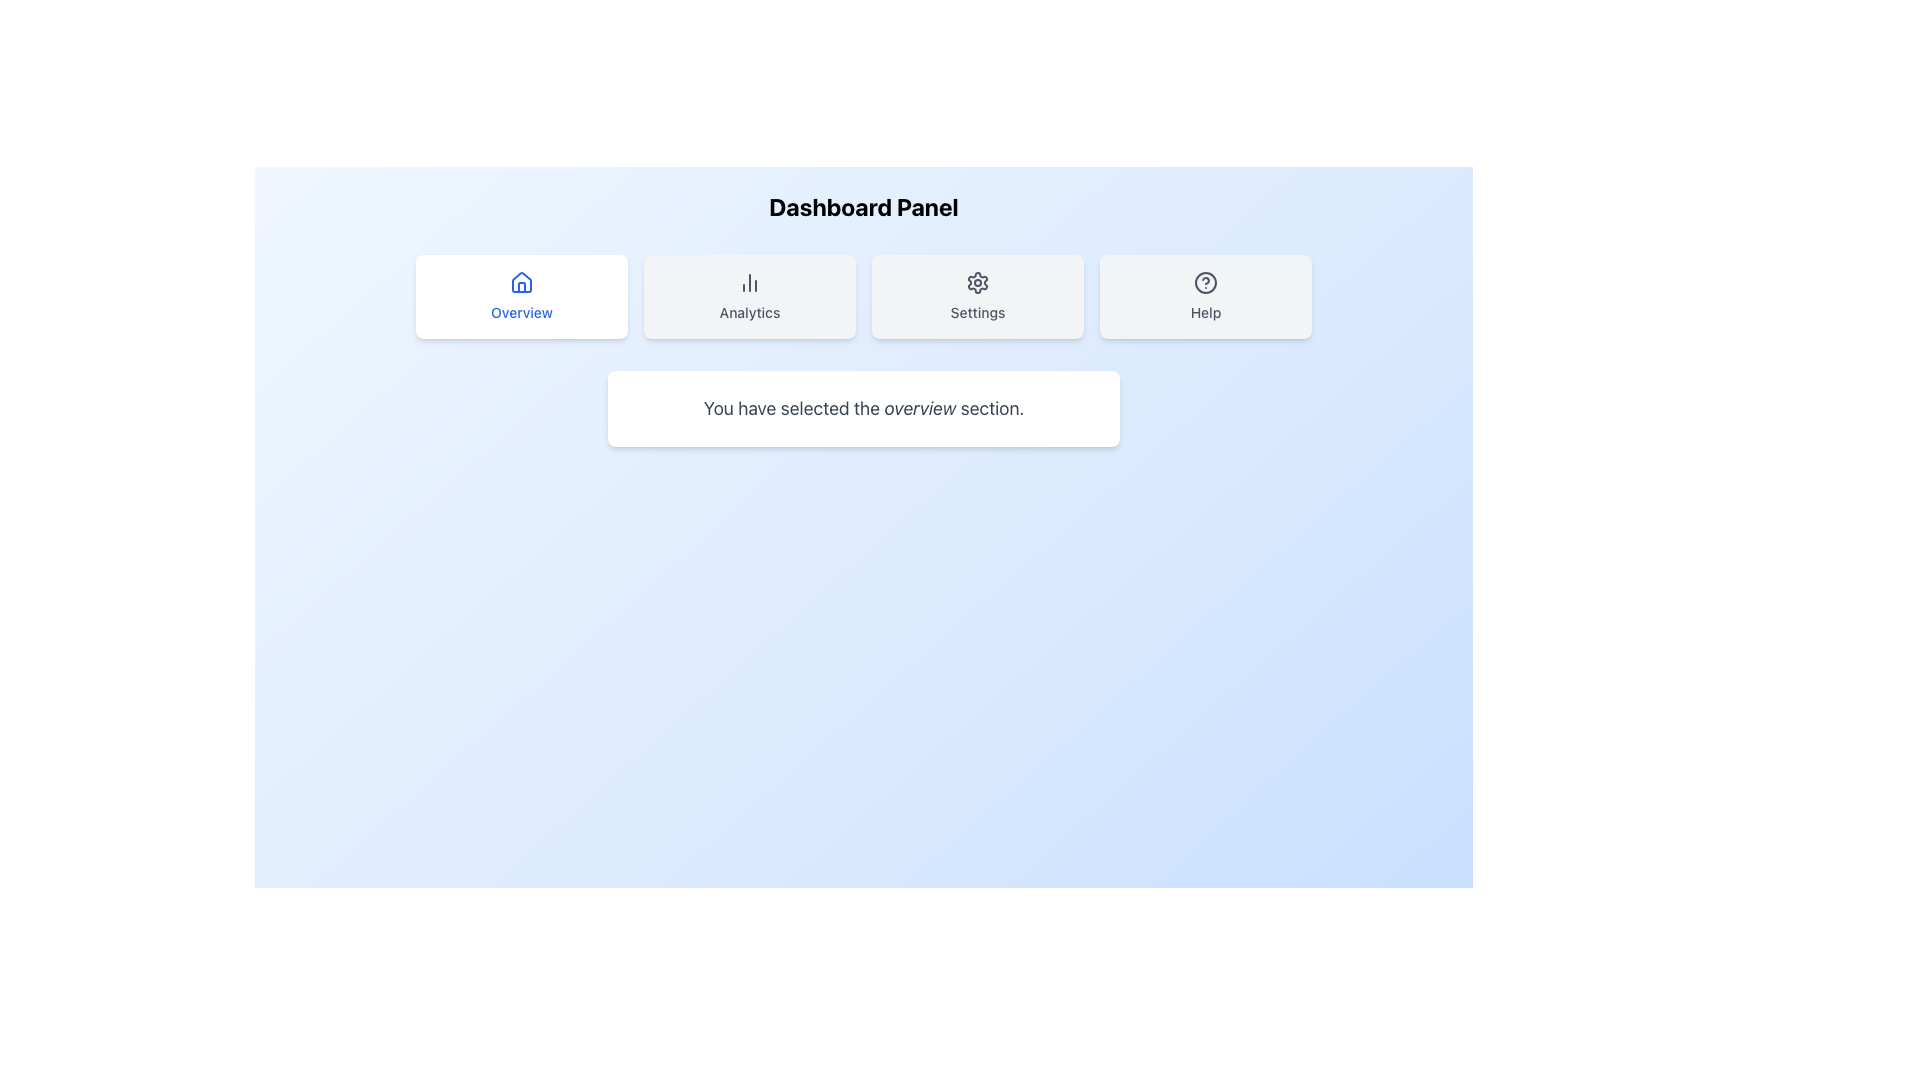  I want to click on the house icon within the 'Overview' button, which is the first button in a row of four buttons near the top center of the page, so click(522, 281).